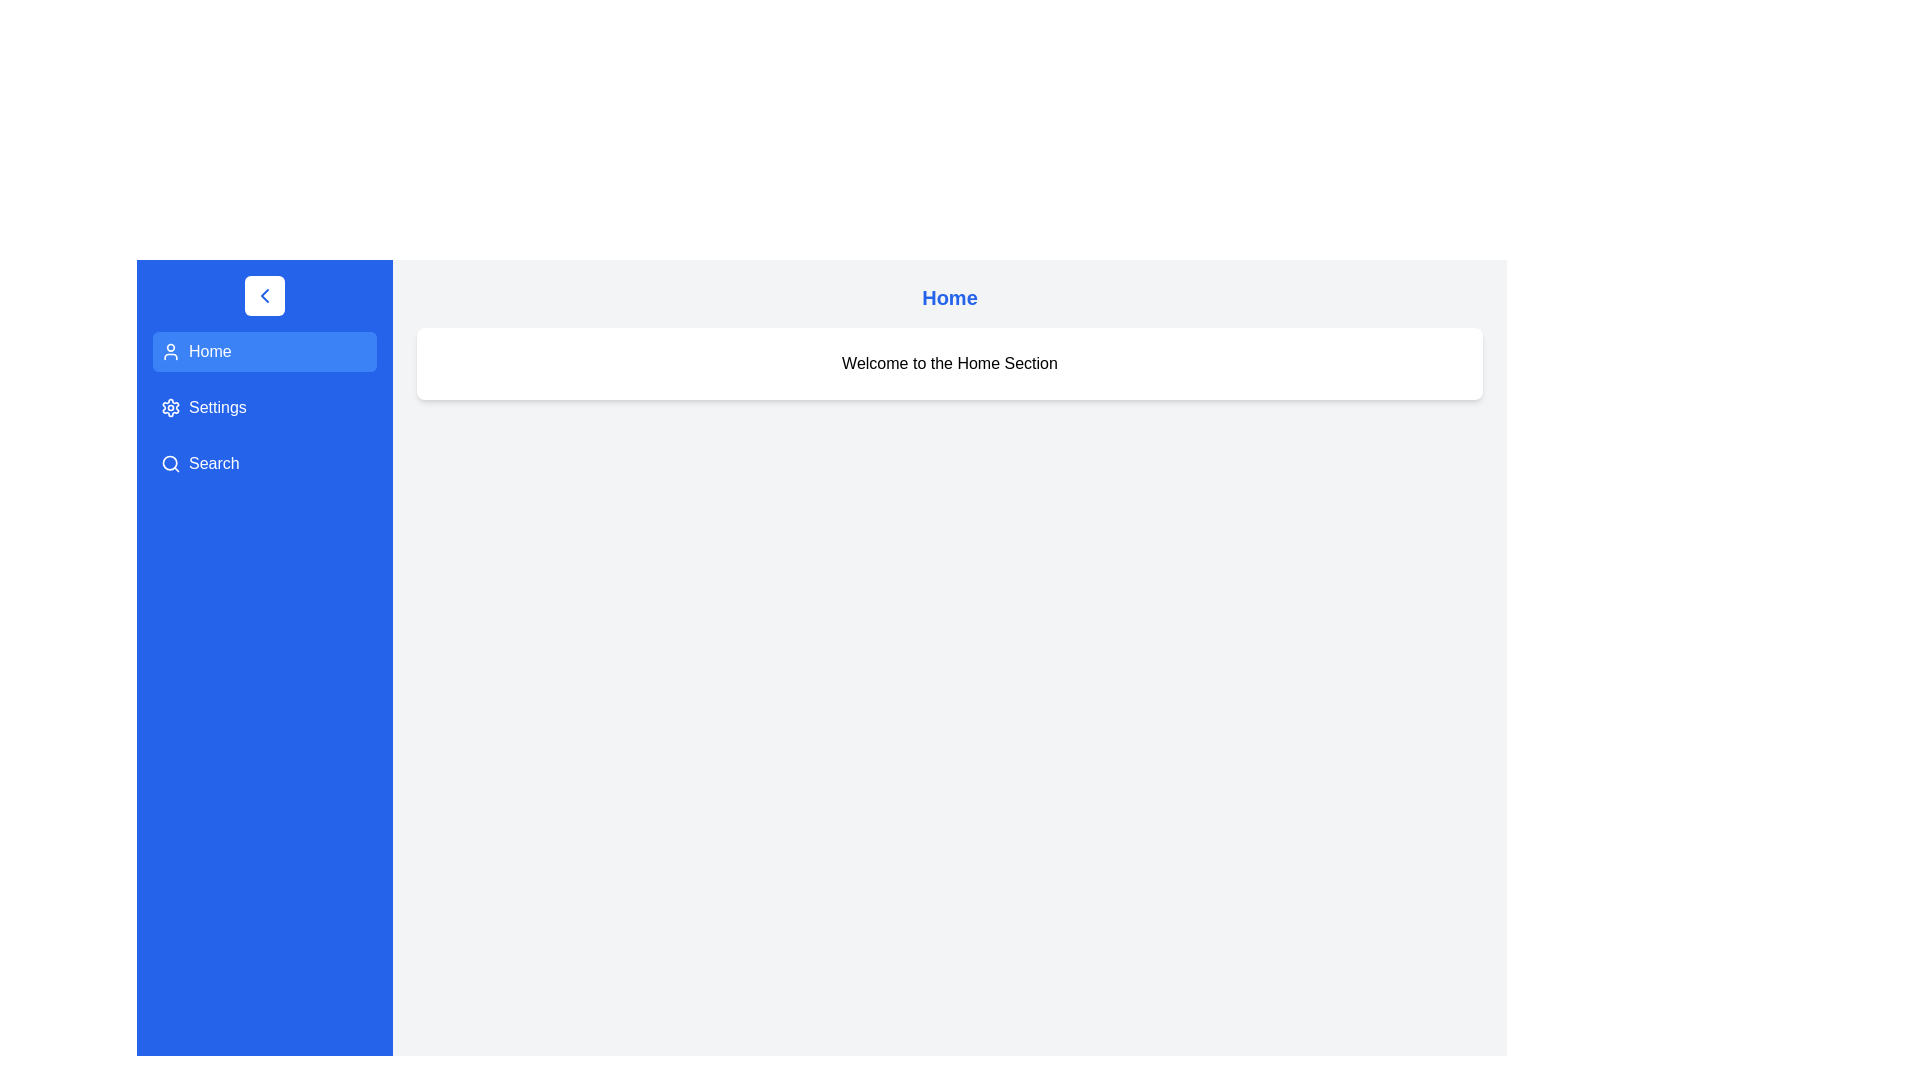  Describe the element at coordinates (263, 463) in the screenshot. I see `the Search section from the drawer menu` at that location.